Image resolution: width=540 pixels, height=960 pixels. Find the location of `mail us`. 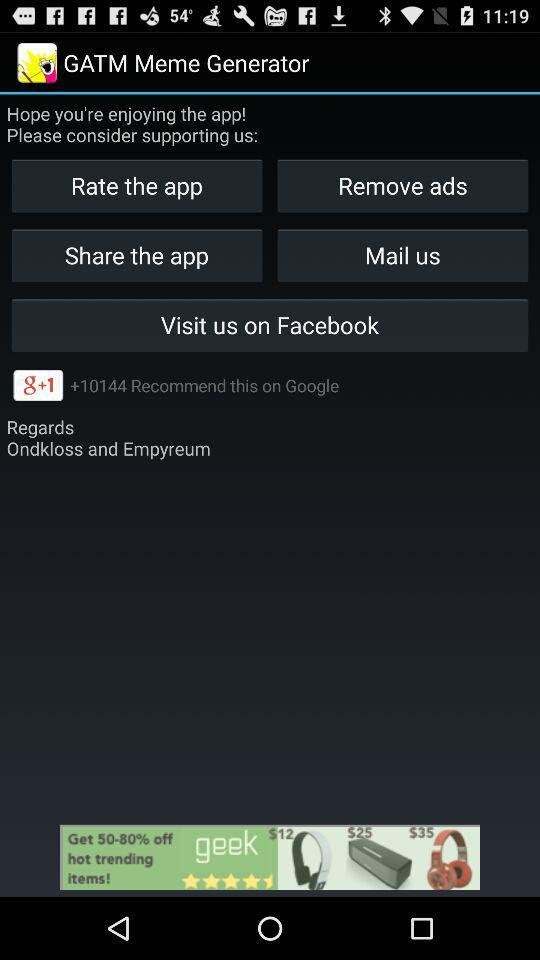

mail us is located at coordinates (402, 254).